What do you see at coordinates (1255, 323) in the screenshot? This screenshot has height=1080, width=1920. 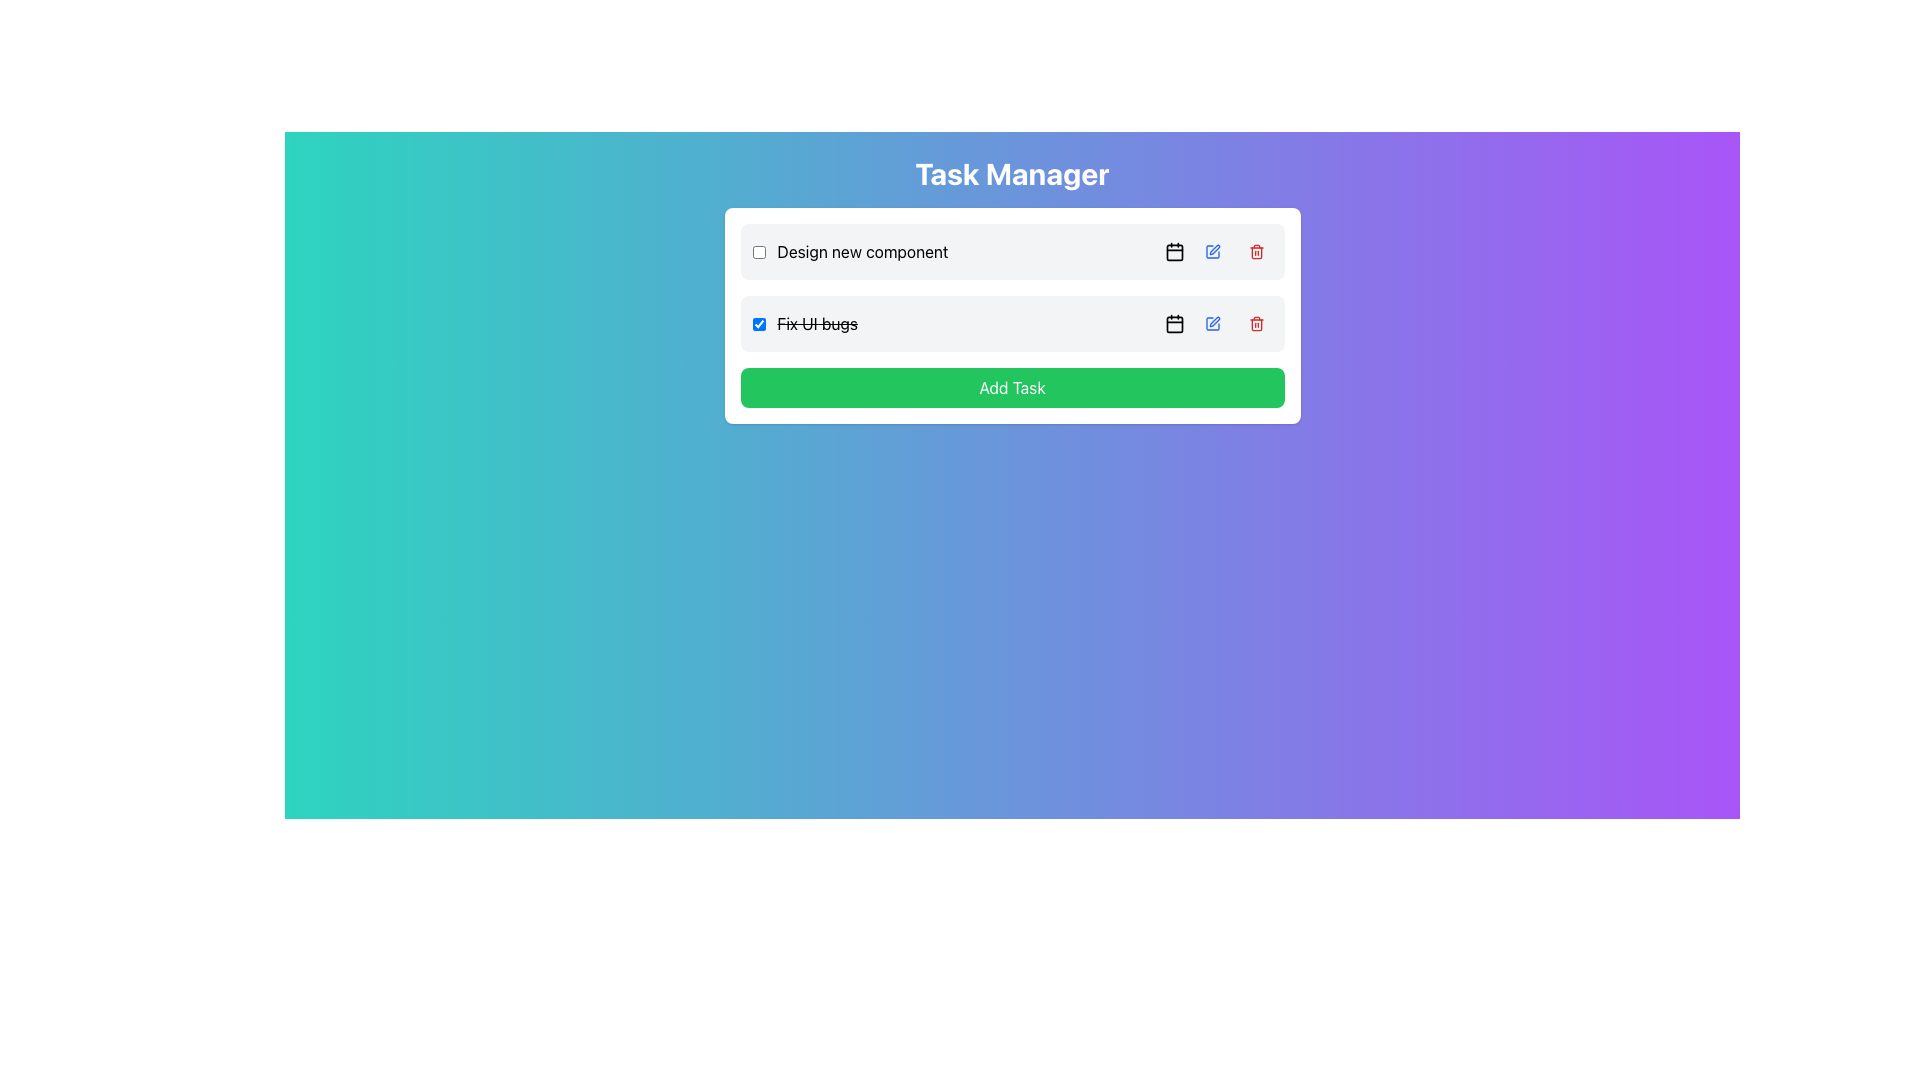 I see `the delete button represented by a trash bin icon` at bounding box center [1255, 323].